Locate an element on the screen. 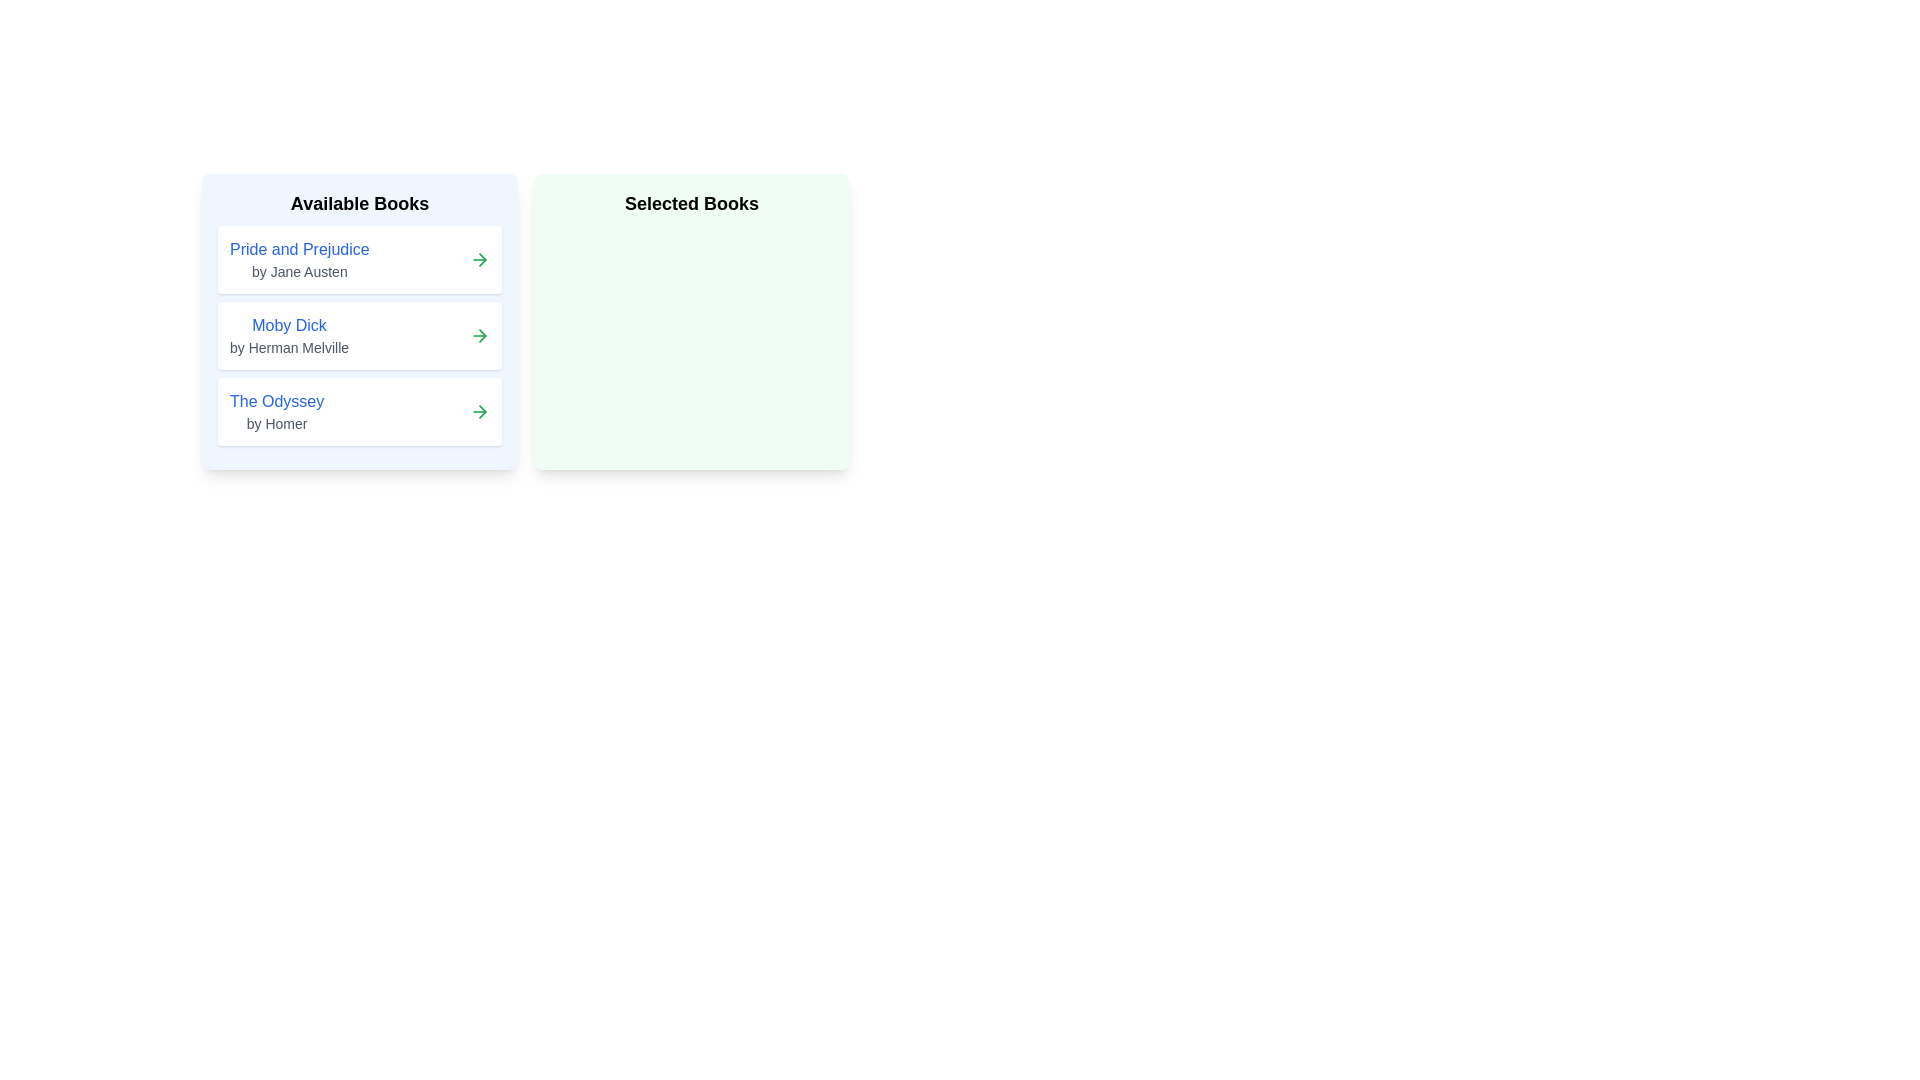 This screenshot has height=1080, width=1920. the arrowhead icon pointing to the right next to 'Moby Dick by Herman Melville' is located at coordinates (482, 334).